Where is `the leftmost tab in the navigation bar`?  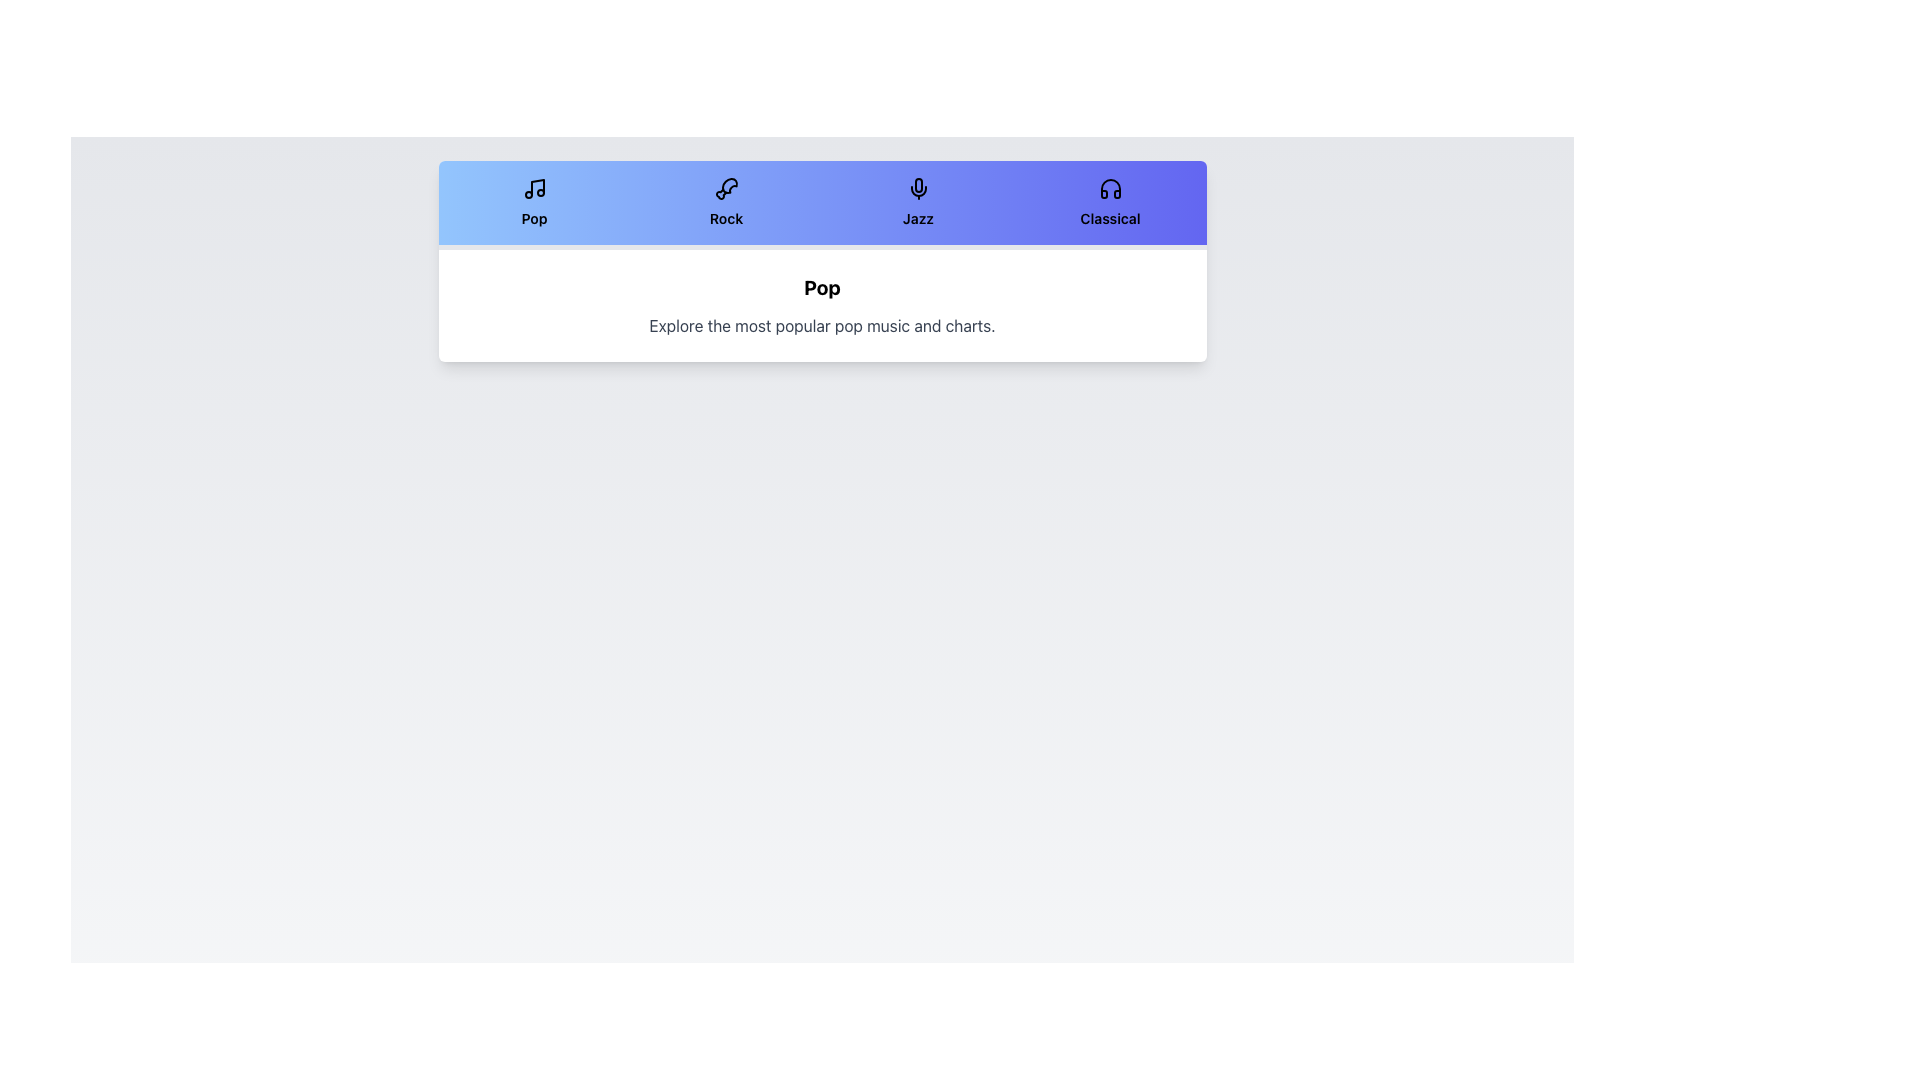
the leftmost tab in the navigation bar is located at coordinates (534, 204).